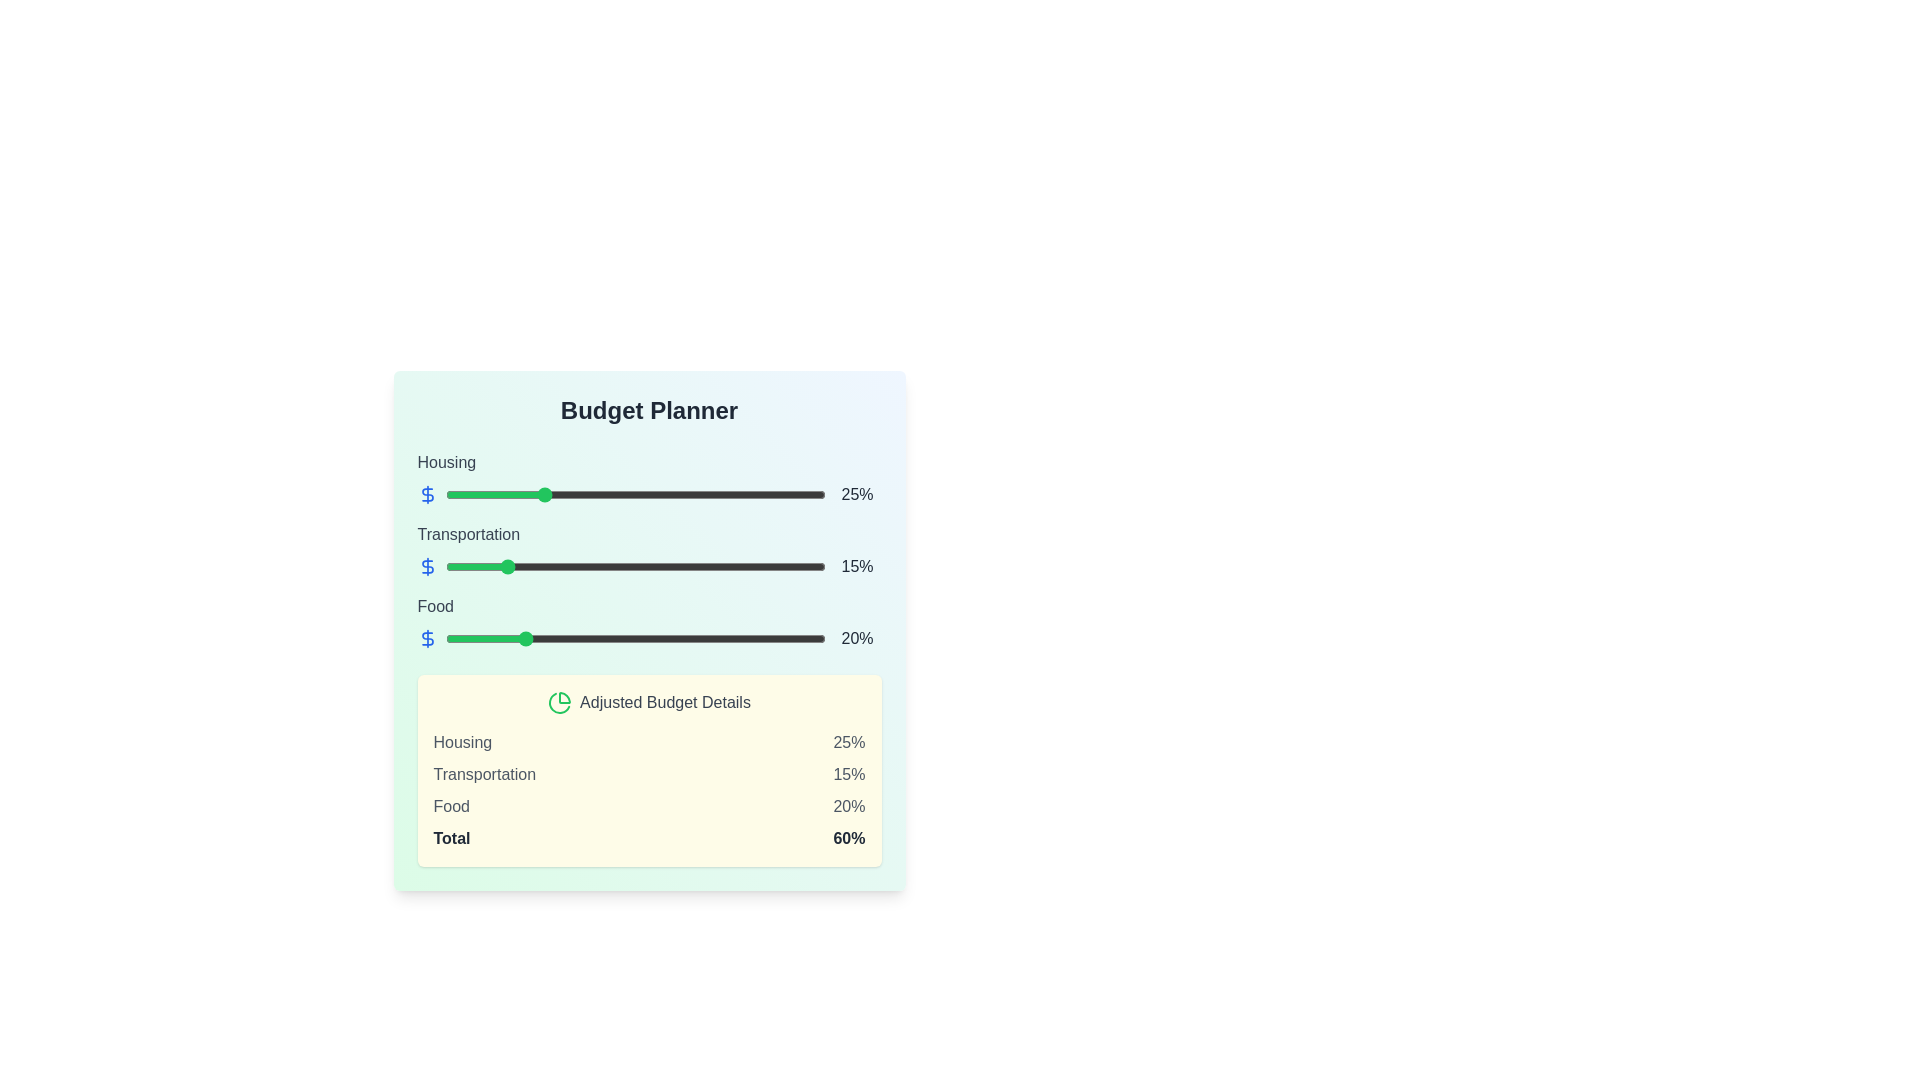 The image size is (1920, 1080). I want to click on the topmost green and black range input slider, which aligns with the 'Housing' label on the left and the '25%' percentage on the right for interaction, so click(634, 494).